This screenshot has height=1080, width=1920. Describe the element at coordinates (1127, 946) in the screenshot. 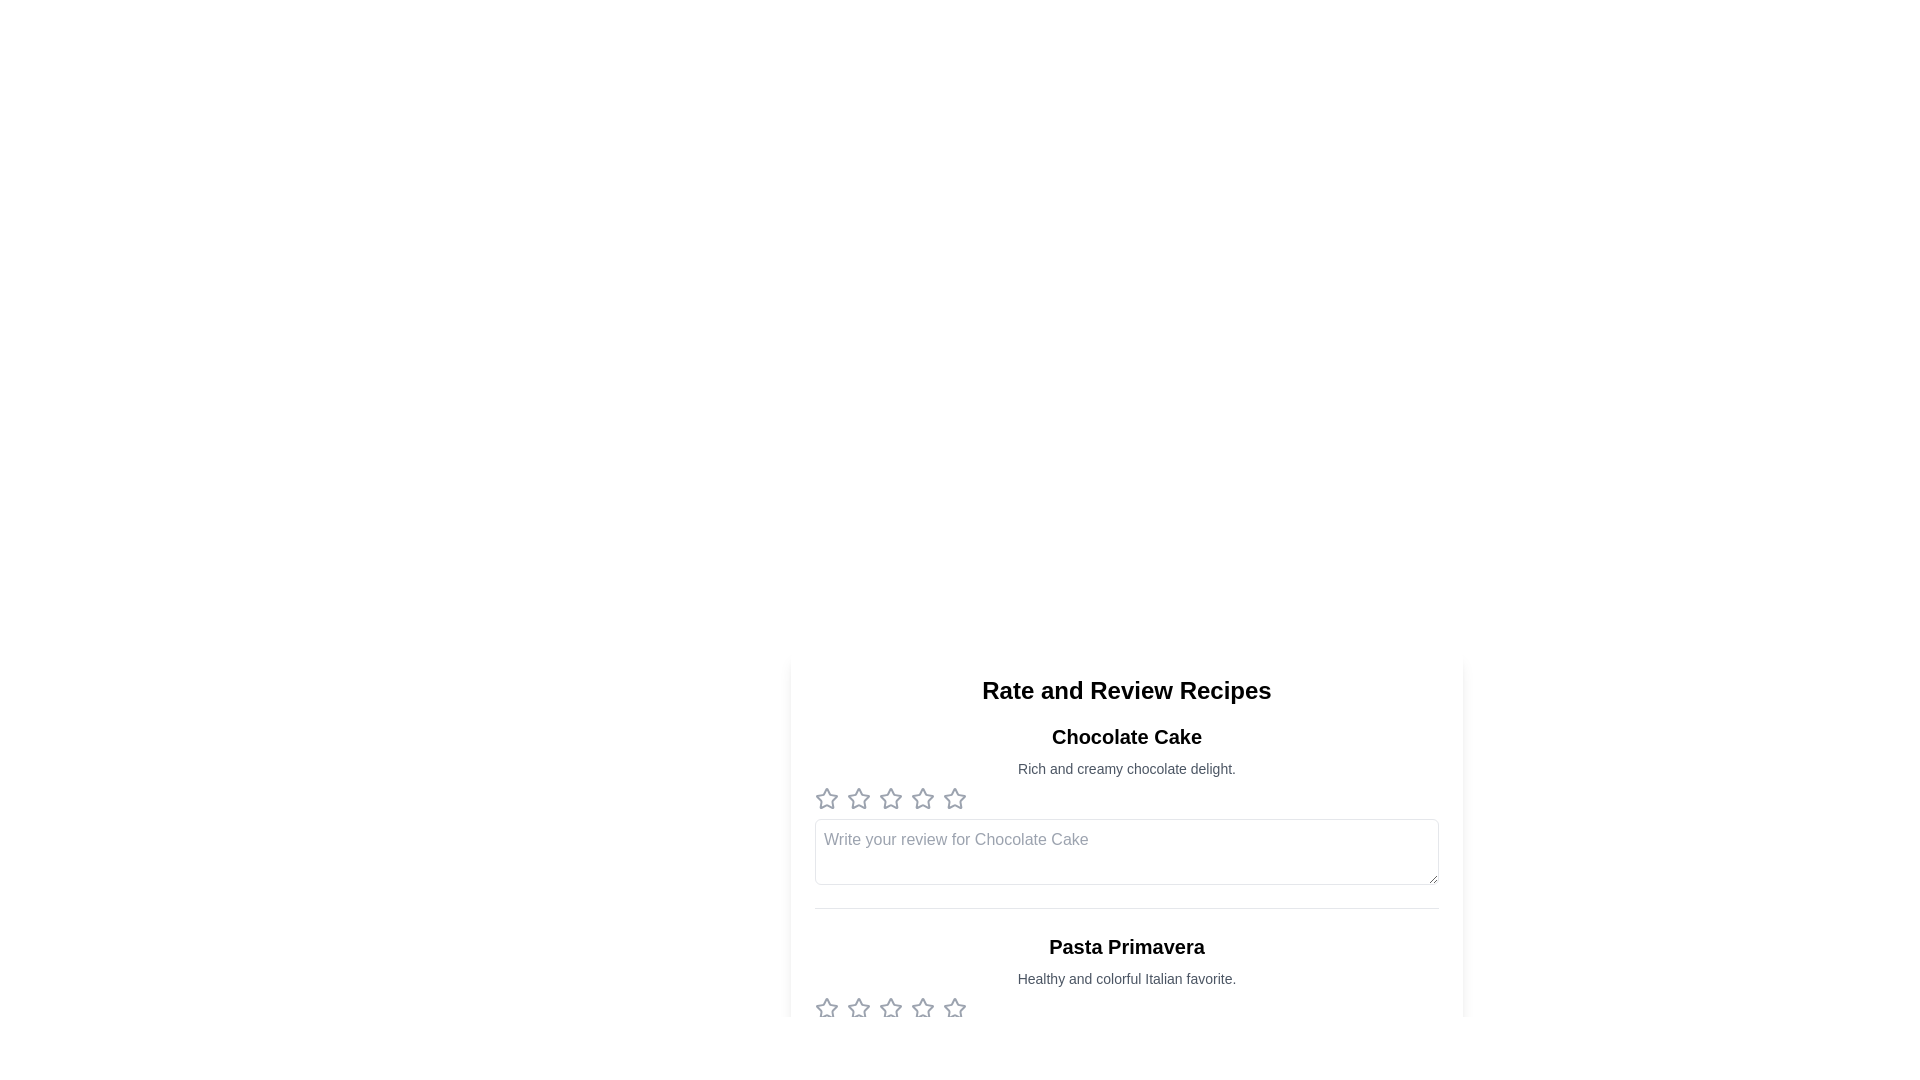

I see `the bold, large-font text label displaying 'Pasta Primavera', which is prominently styled in black and positioned above the descriptive text in the 'Rate and Review Recipes' section` at that location.